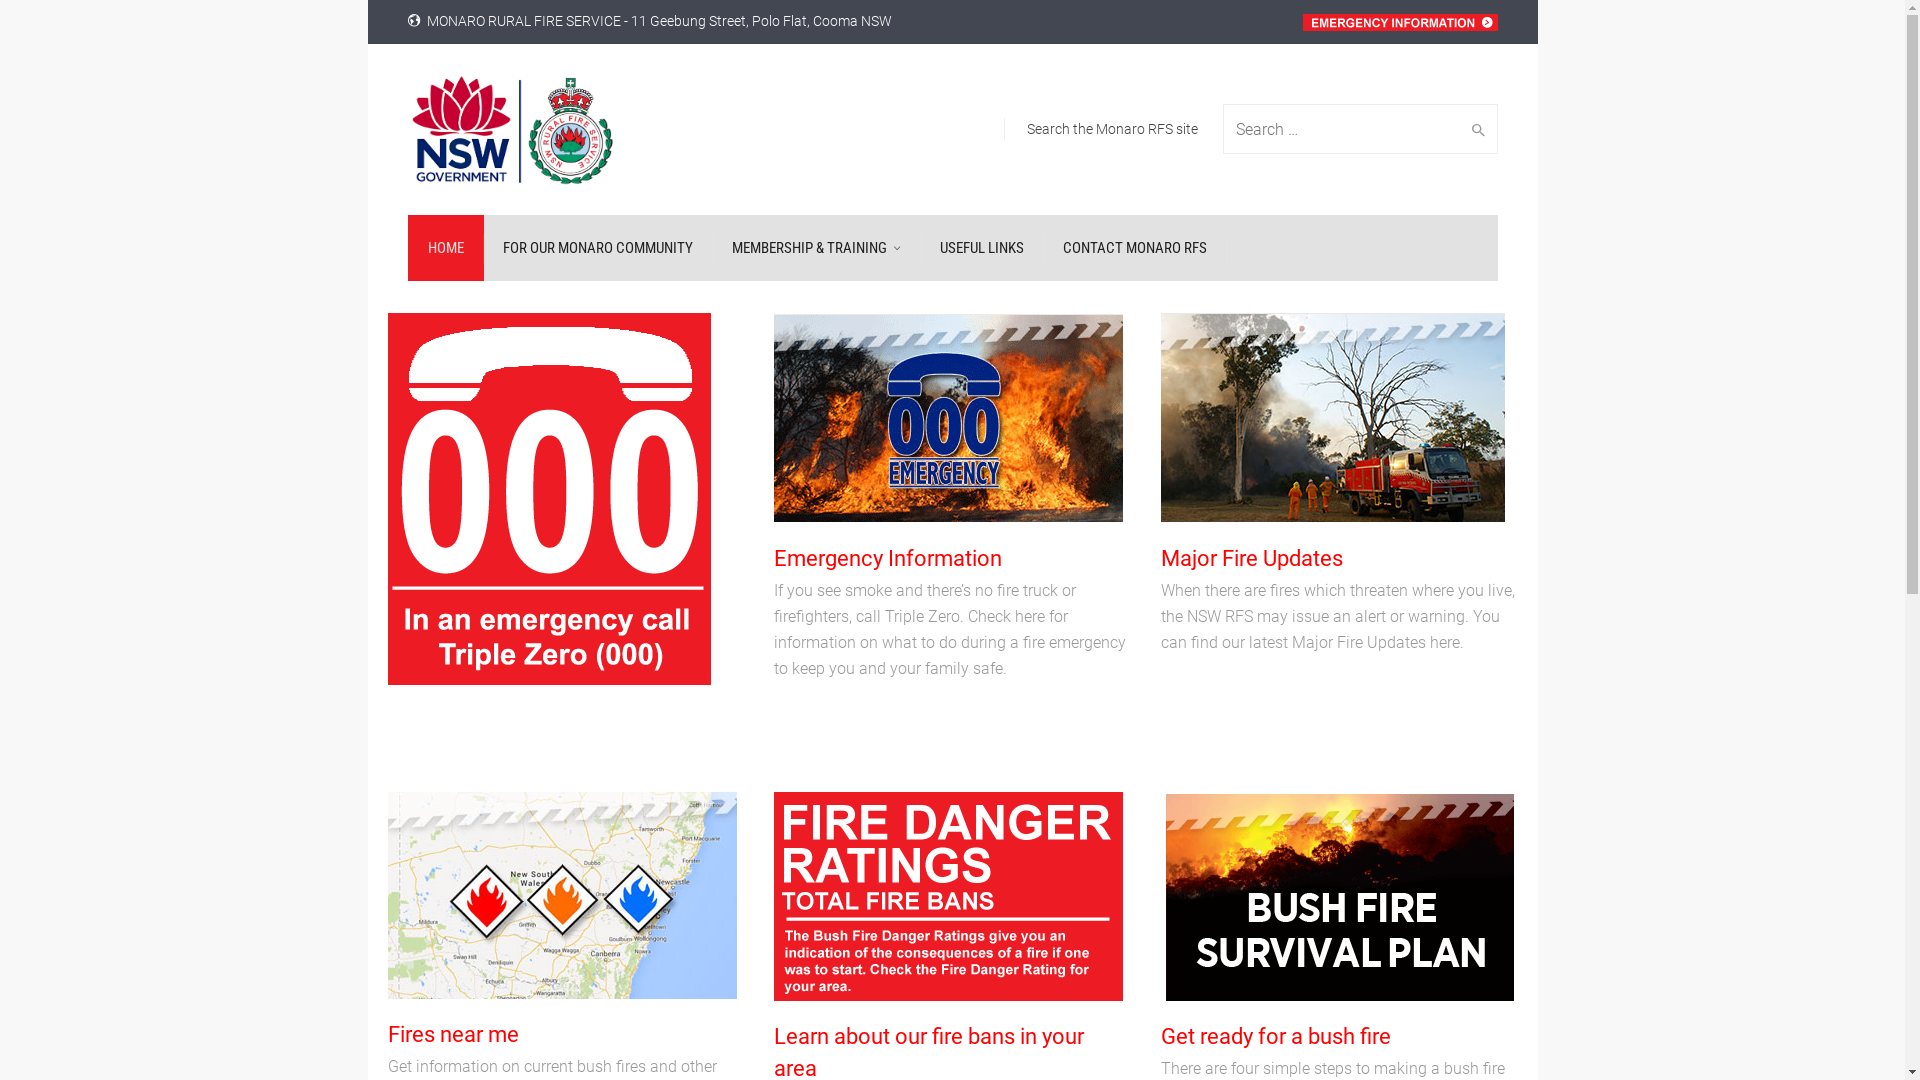  I want to click on 'MEMBERSHIP & TRAINING', so click(711, 246).